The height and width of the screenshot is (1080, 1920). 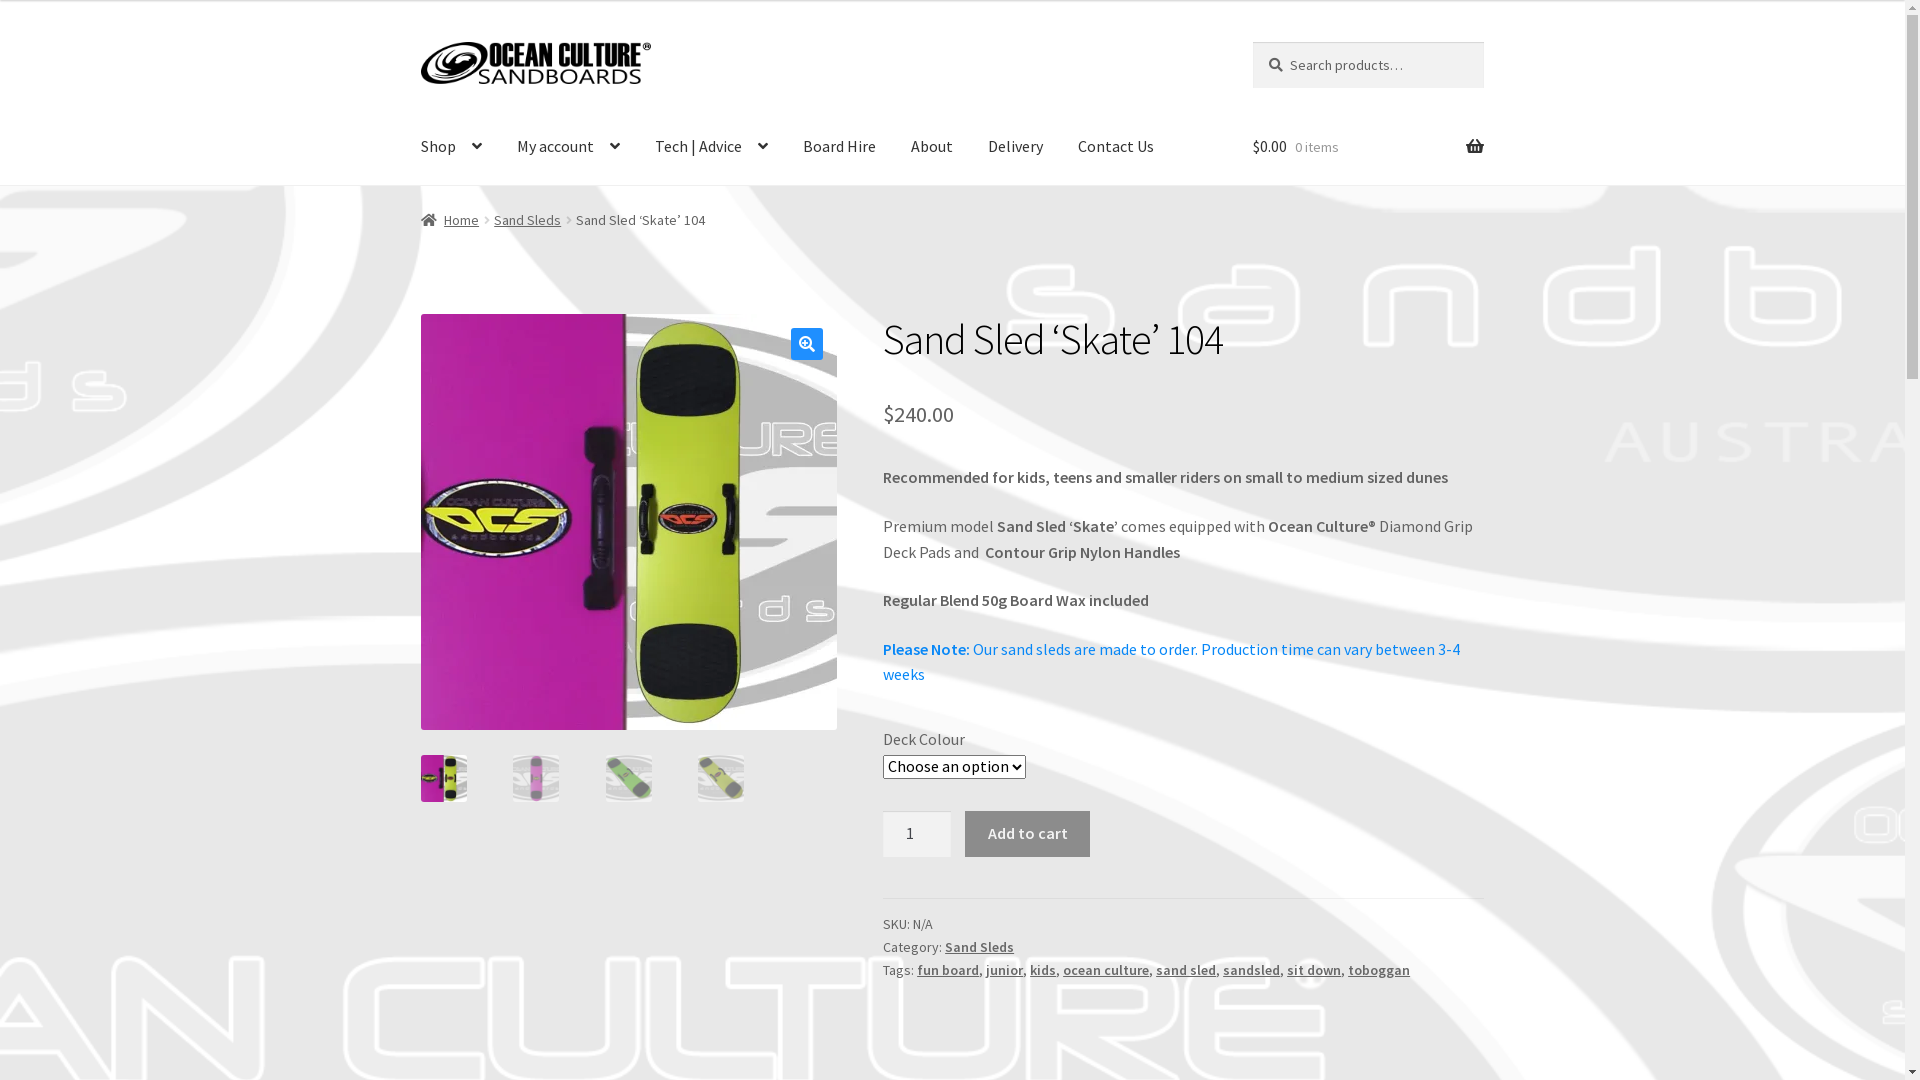 I want to click on 'Delivery', so click(x=1015, y=145).